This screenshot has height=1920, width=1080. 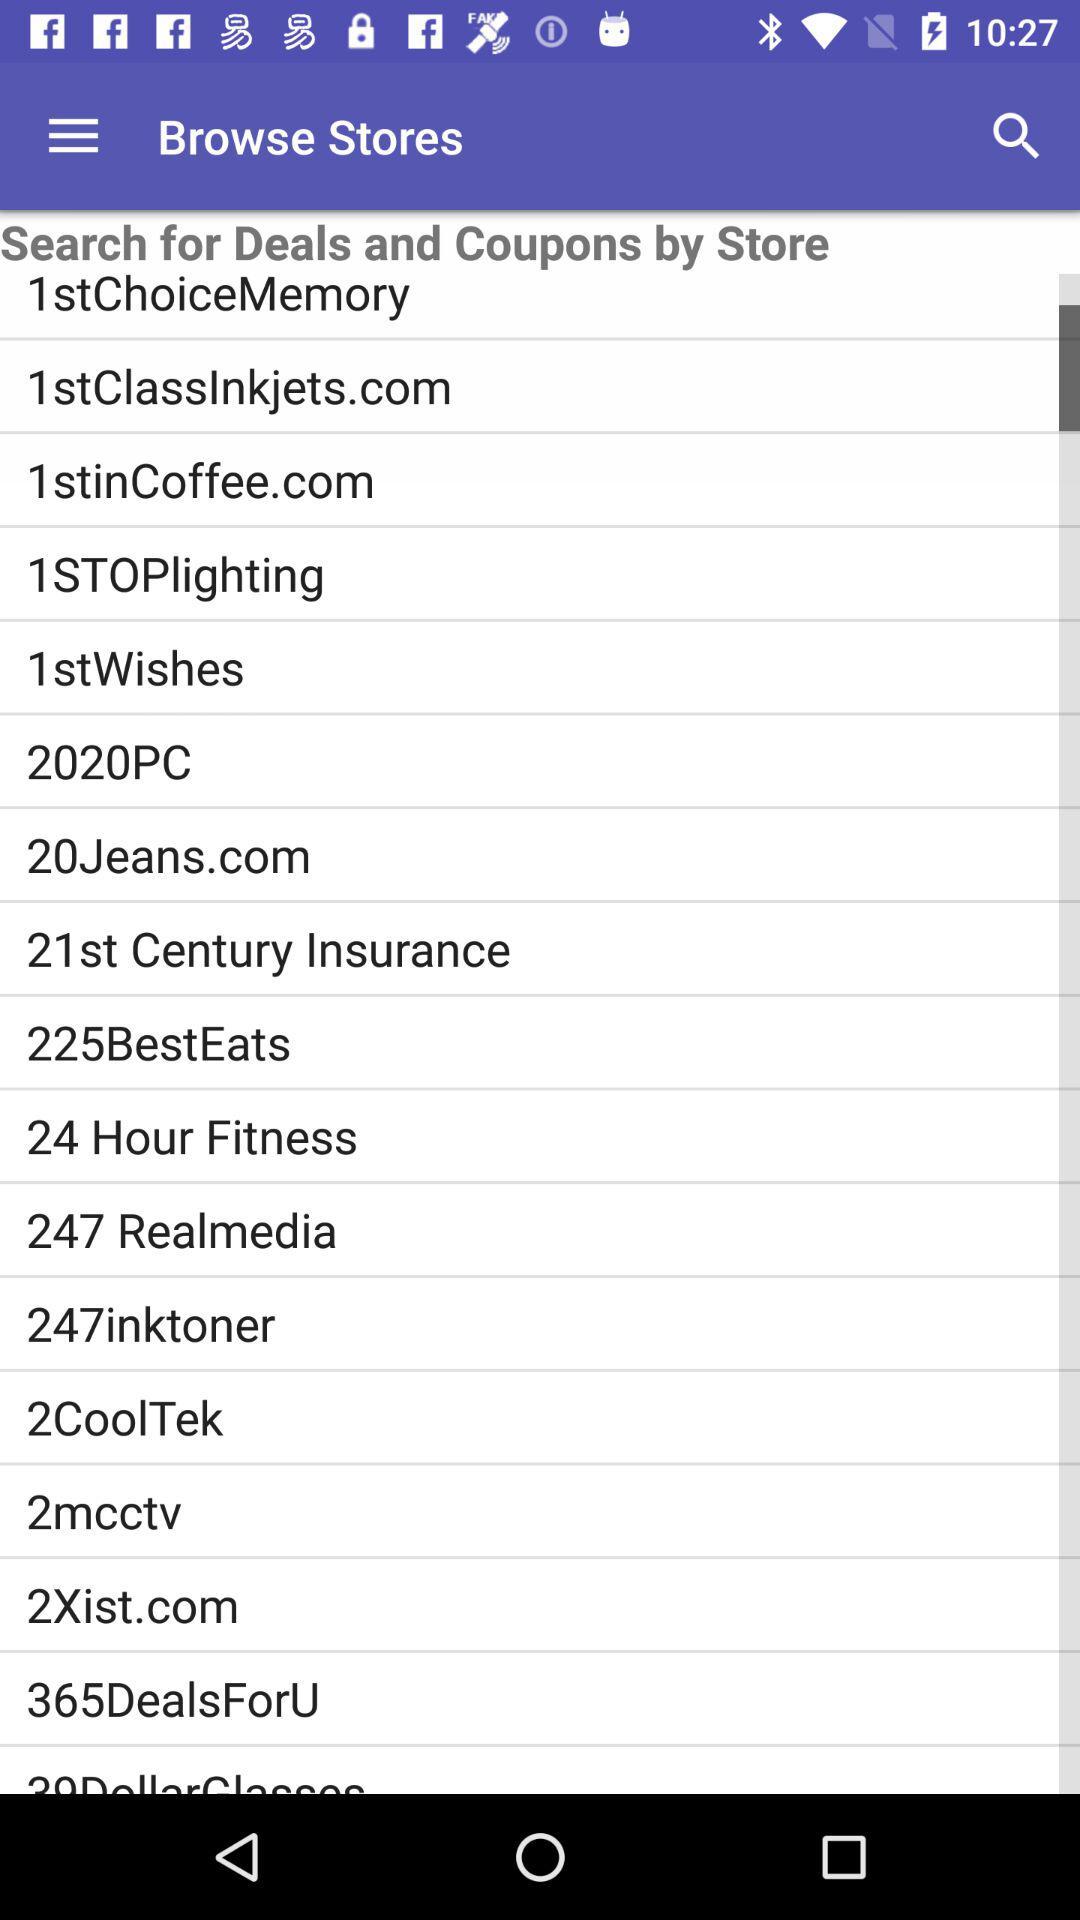 What do you see at coordinates (553, 1777) in the screenshot?
I see `the 39dollarglasses icon` at bounding box center [553, 1777].